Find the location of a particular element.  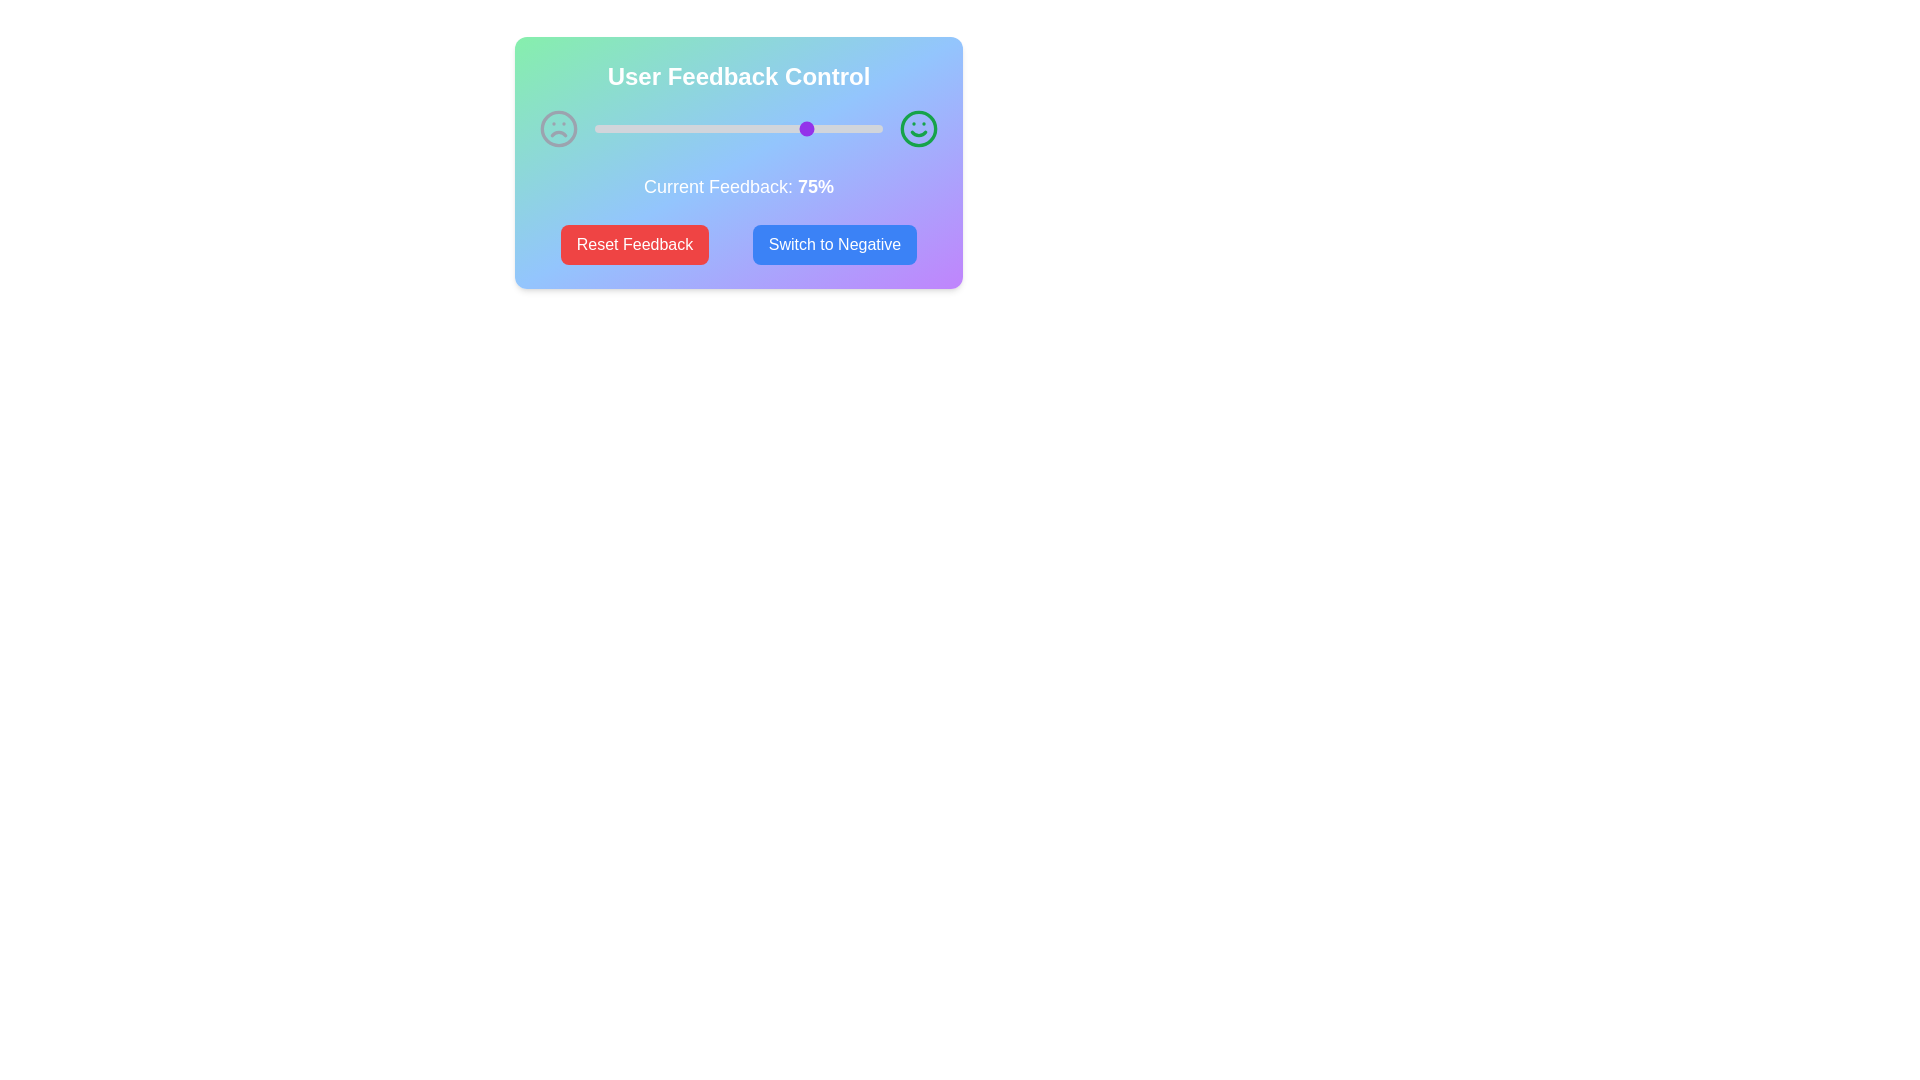

the feedback slider to set the feedback percentage to 47 is located at coordinates (729, 128).